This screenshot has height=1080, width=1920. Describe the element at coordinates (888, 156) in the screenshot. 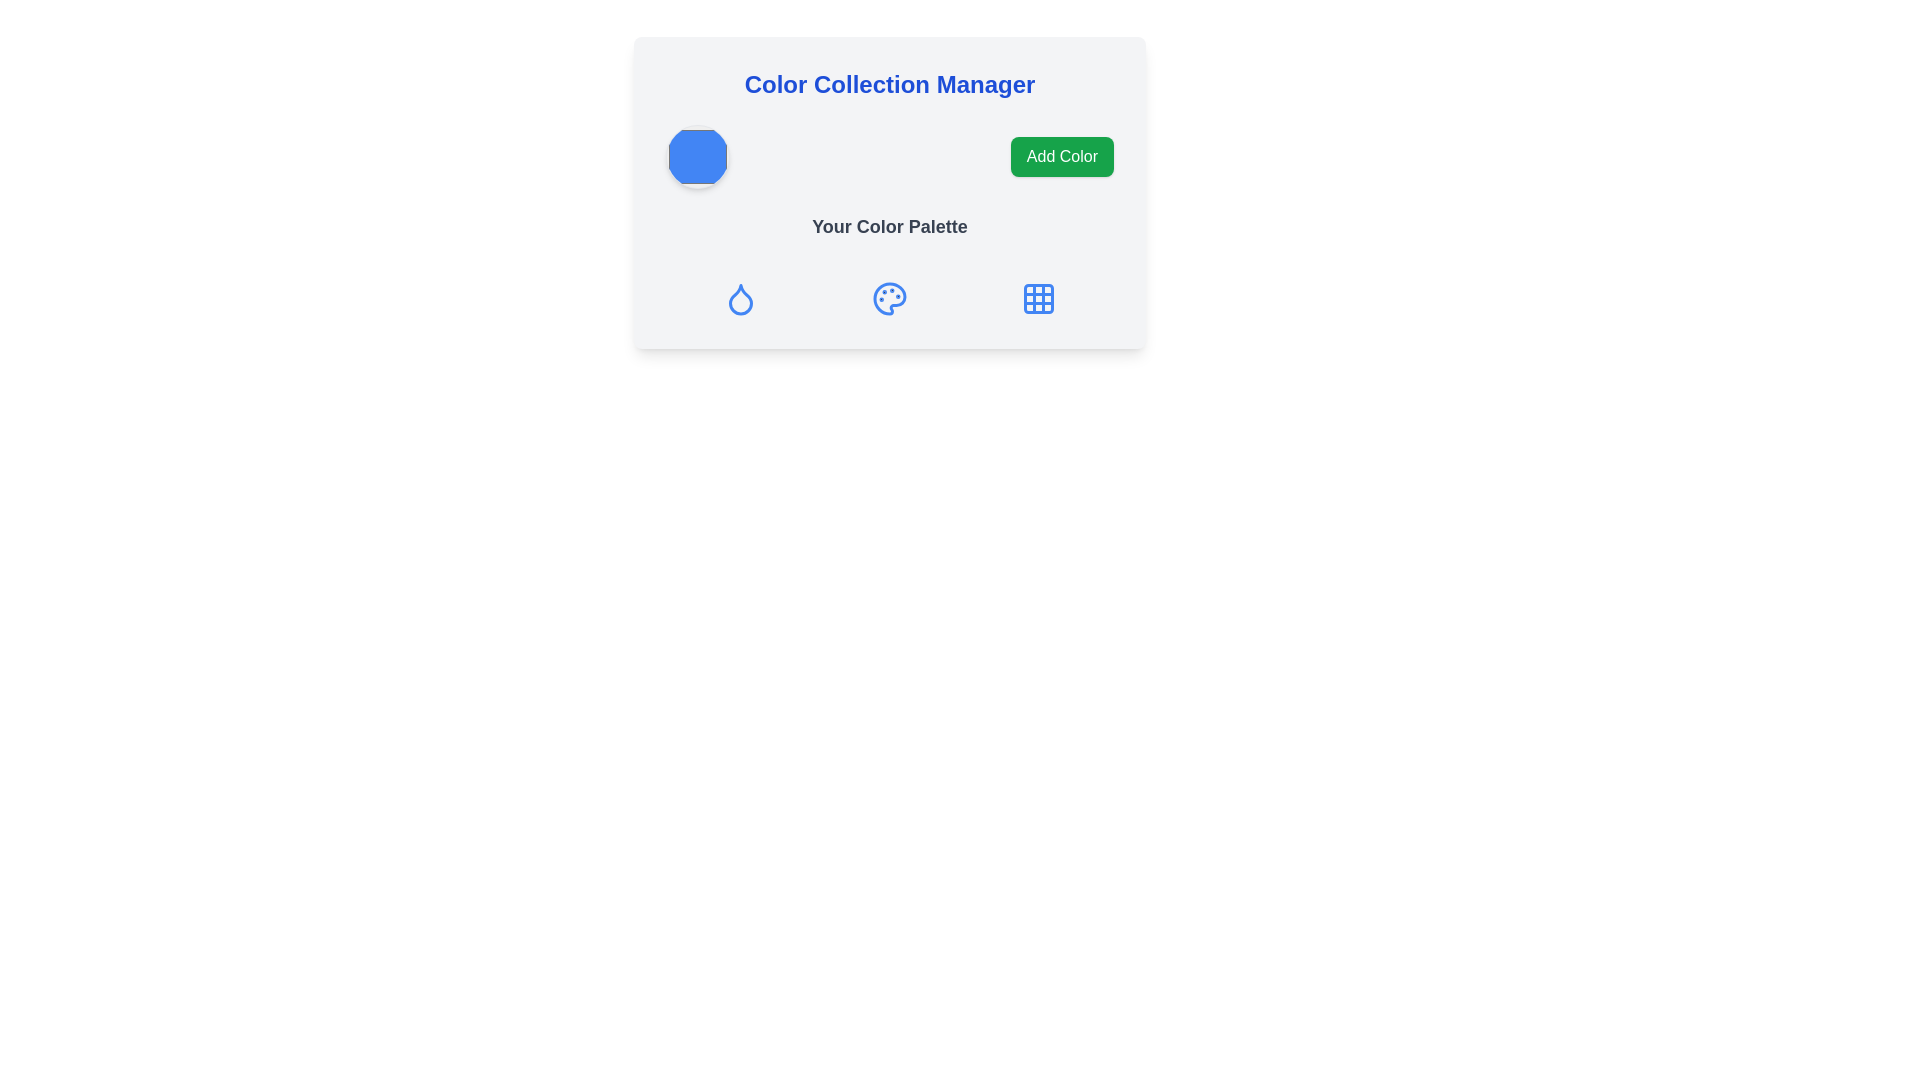

I see `the color selection circle in the Color Collection Manager component to choose a color` at that location.